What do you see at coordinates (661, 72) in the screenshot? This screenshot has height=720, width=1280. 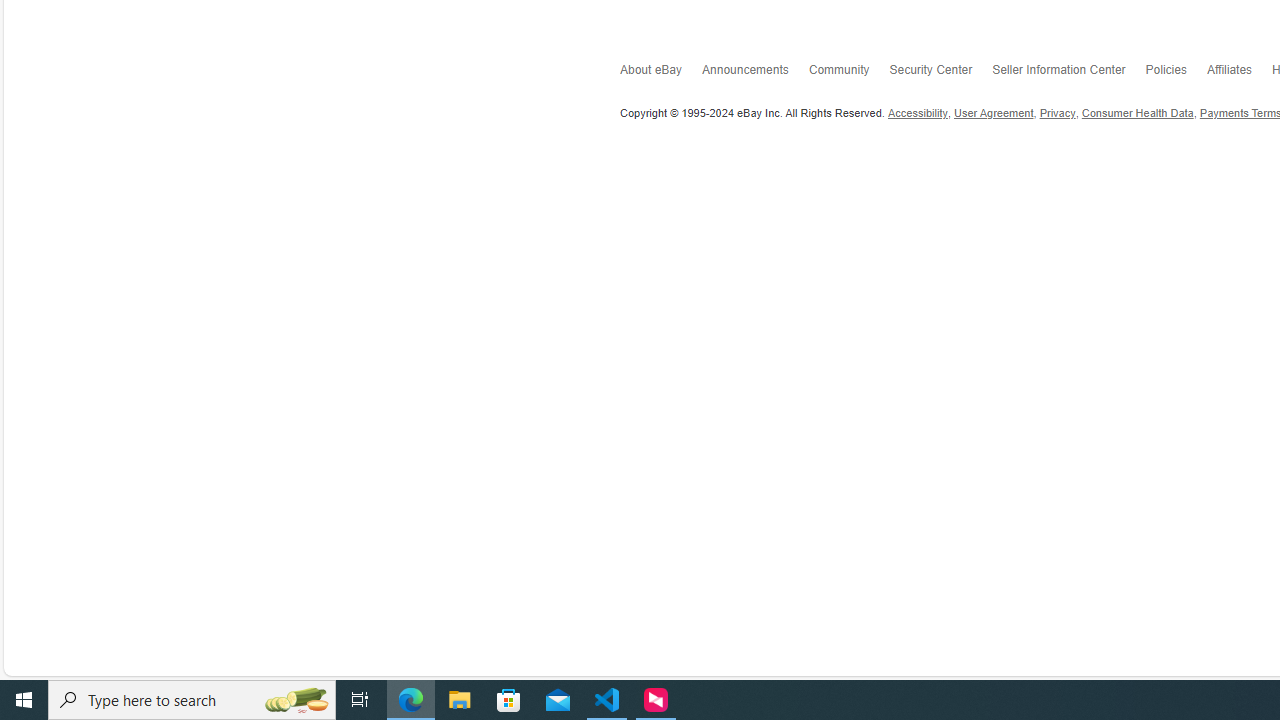 I see `'About eBay'` at bounding box center [661, 72].